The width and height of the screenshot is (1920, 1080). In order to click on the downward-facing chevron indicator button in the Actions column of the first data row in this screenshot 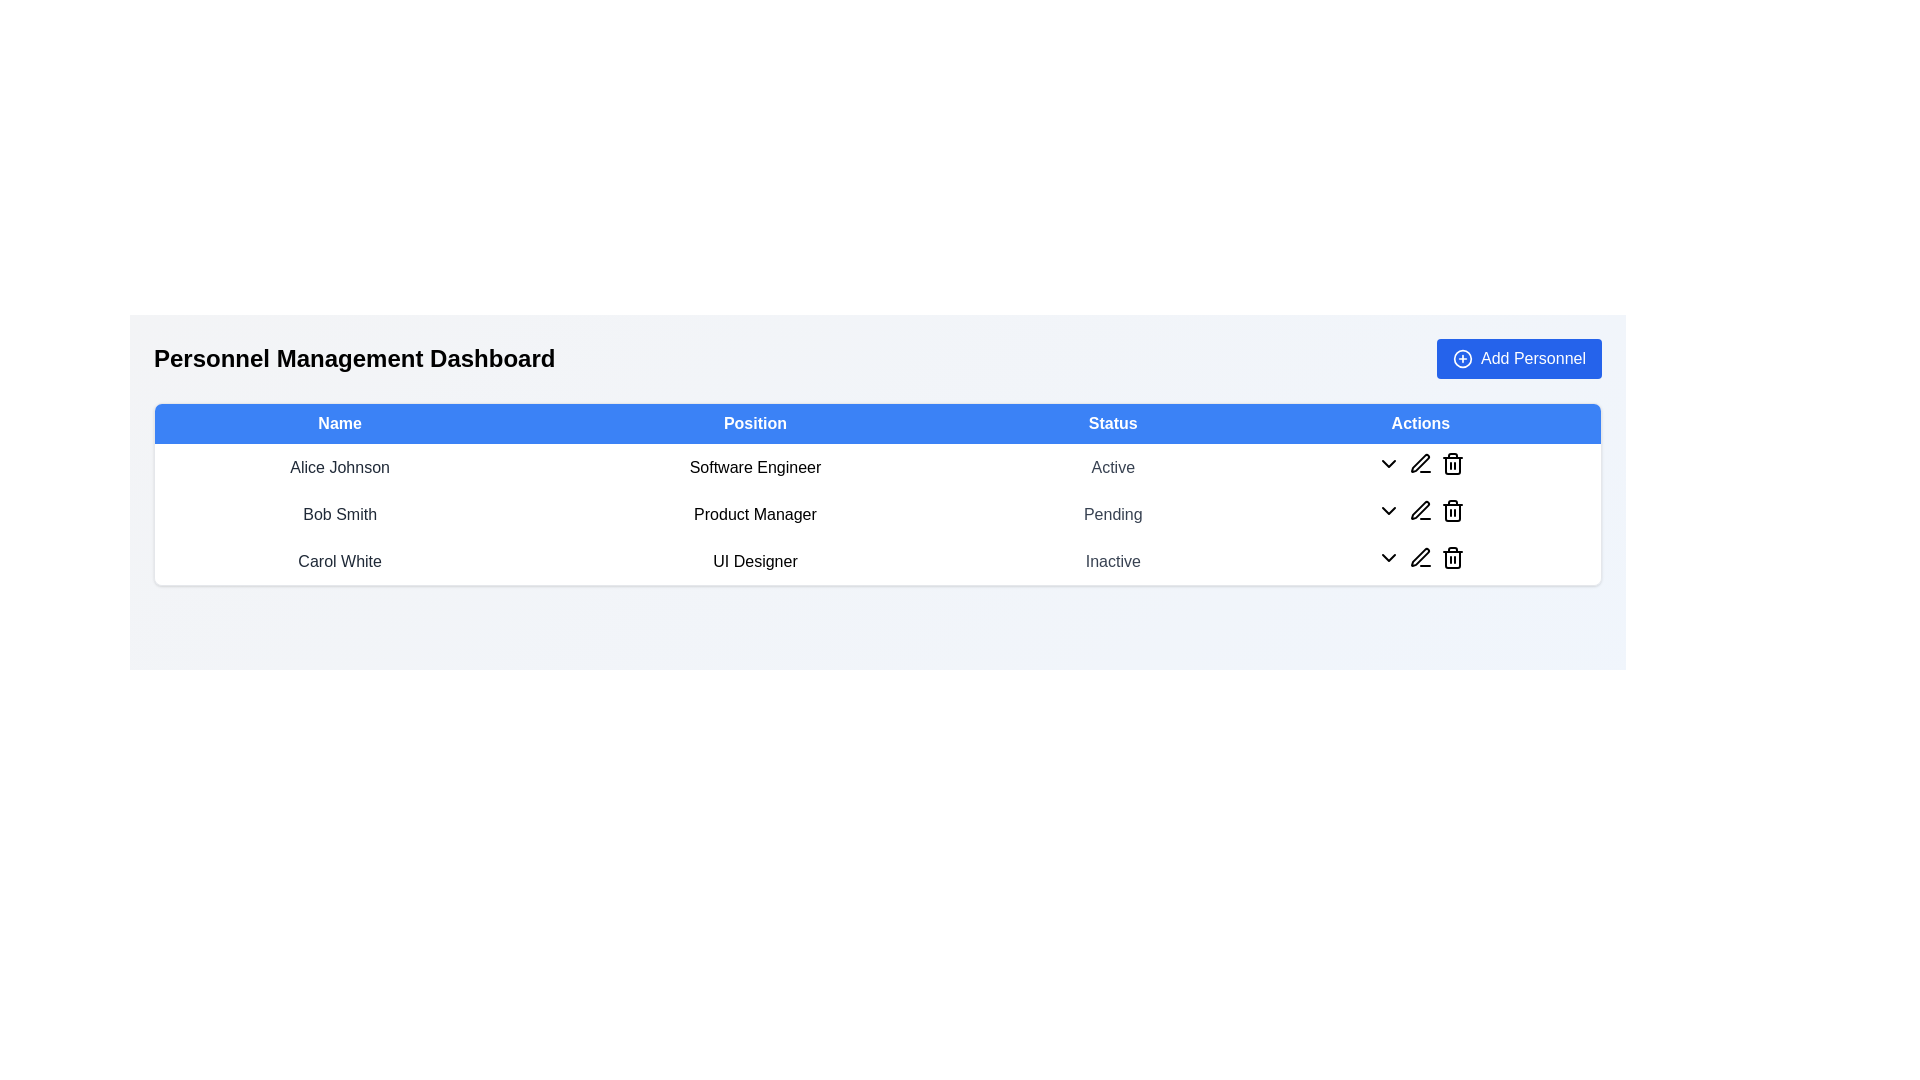, I will do `click(1387, 463)`.